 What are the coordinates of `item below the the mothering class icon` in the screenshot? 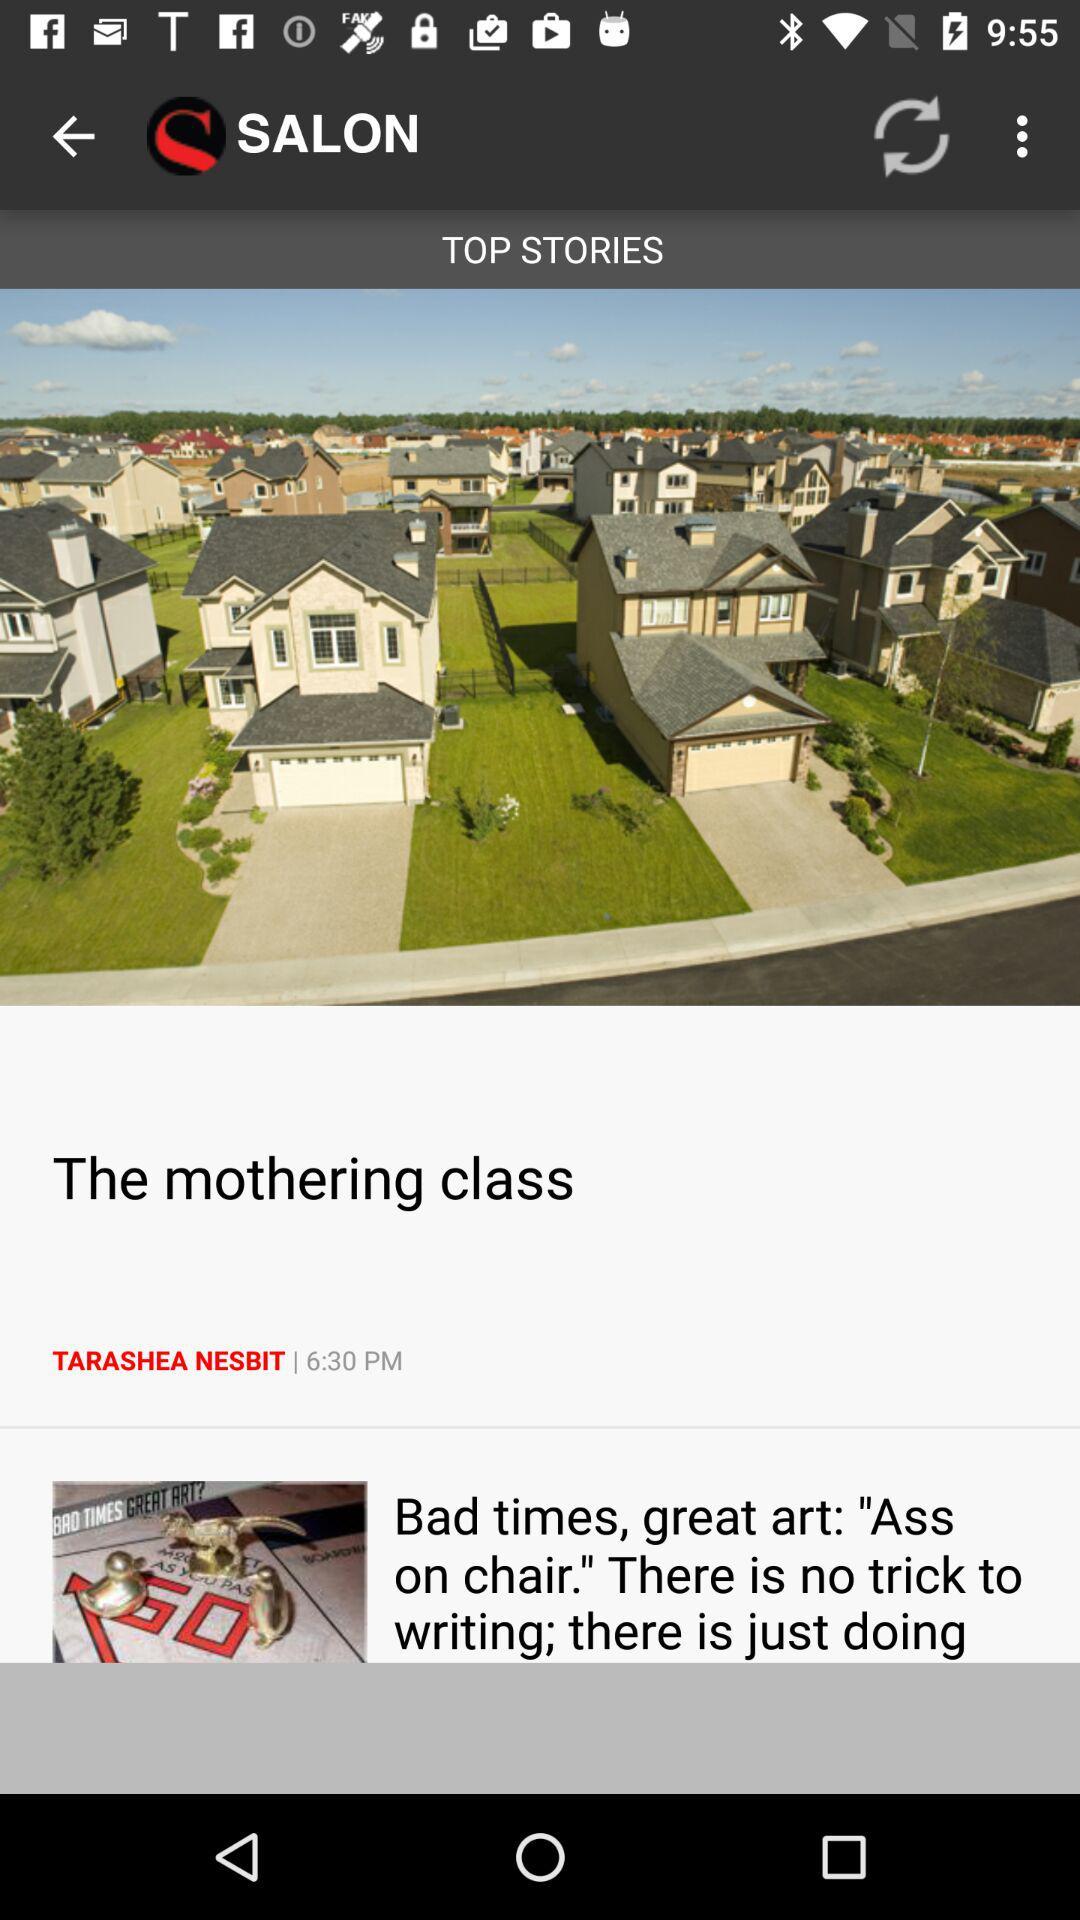 It's located at (540, 1360).